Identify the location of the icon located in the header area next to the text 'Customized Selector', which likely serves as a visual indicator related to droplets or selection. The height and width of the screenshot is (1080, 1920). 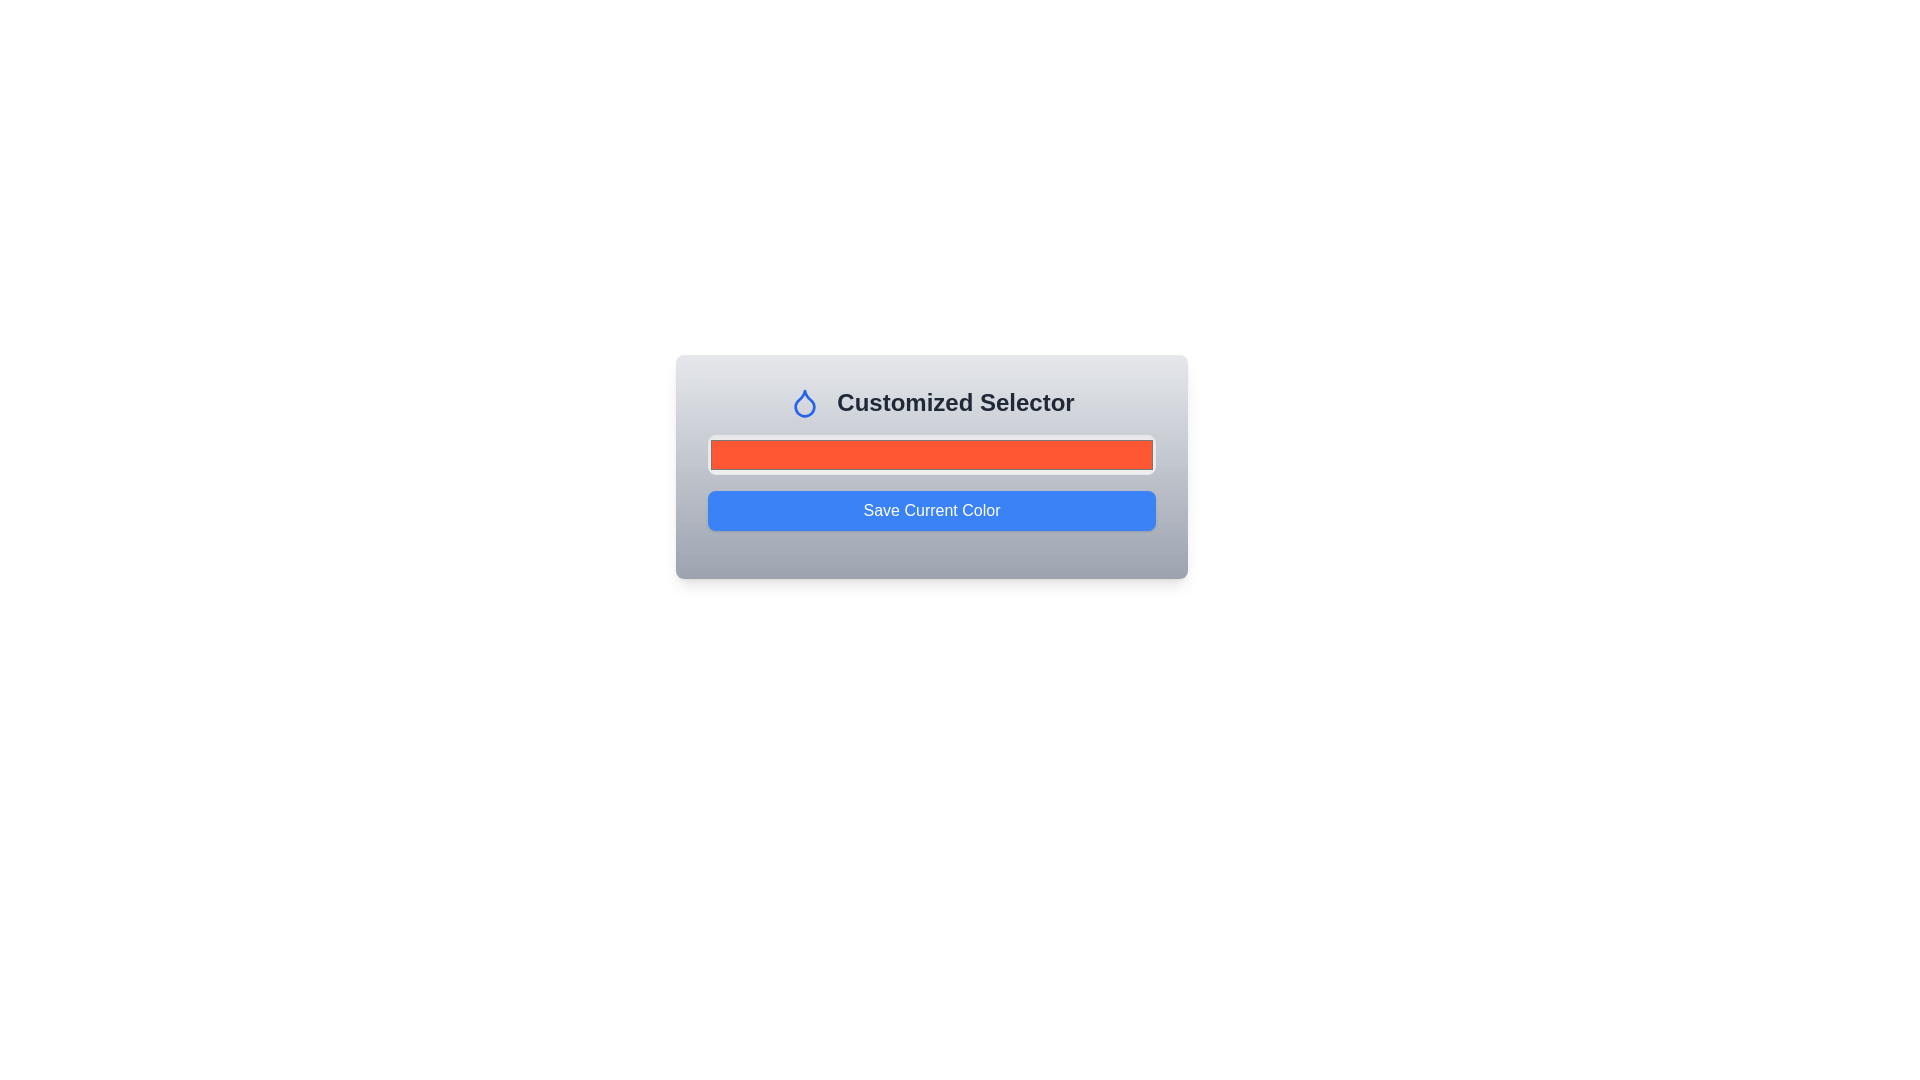
(805, 403).